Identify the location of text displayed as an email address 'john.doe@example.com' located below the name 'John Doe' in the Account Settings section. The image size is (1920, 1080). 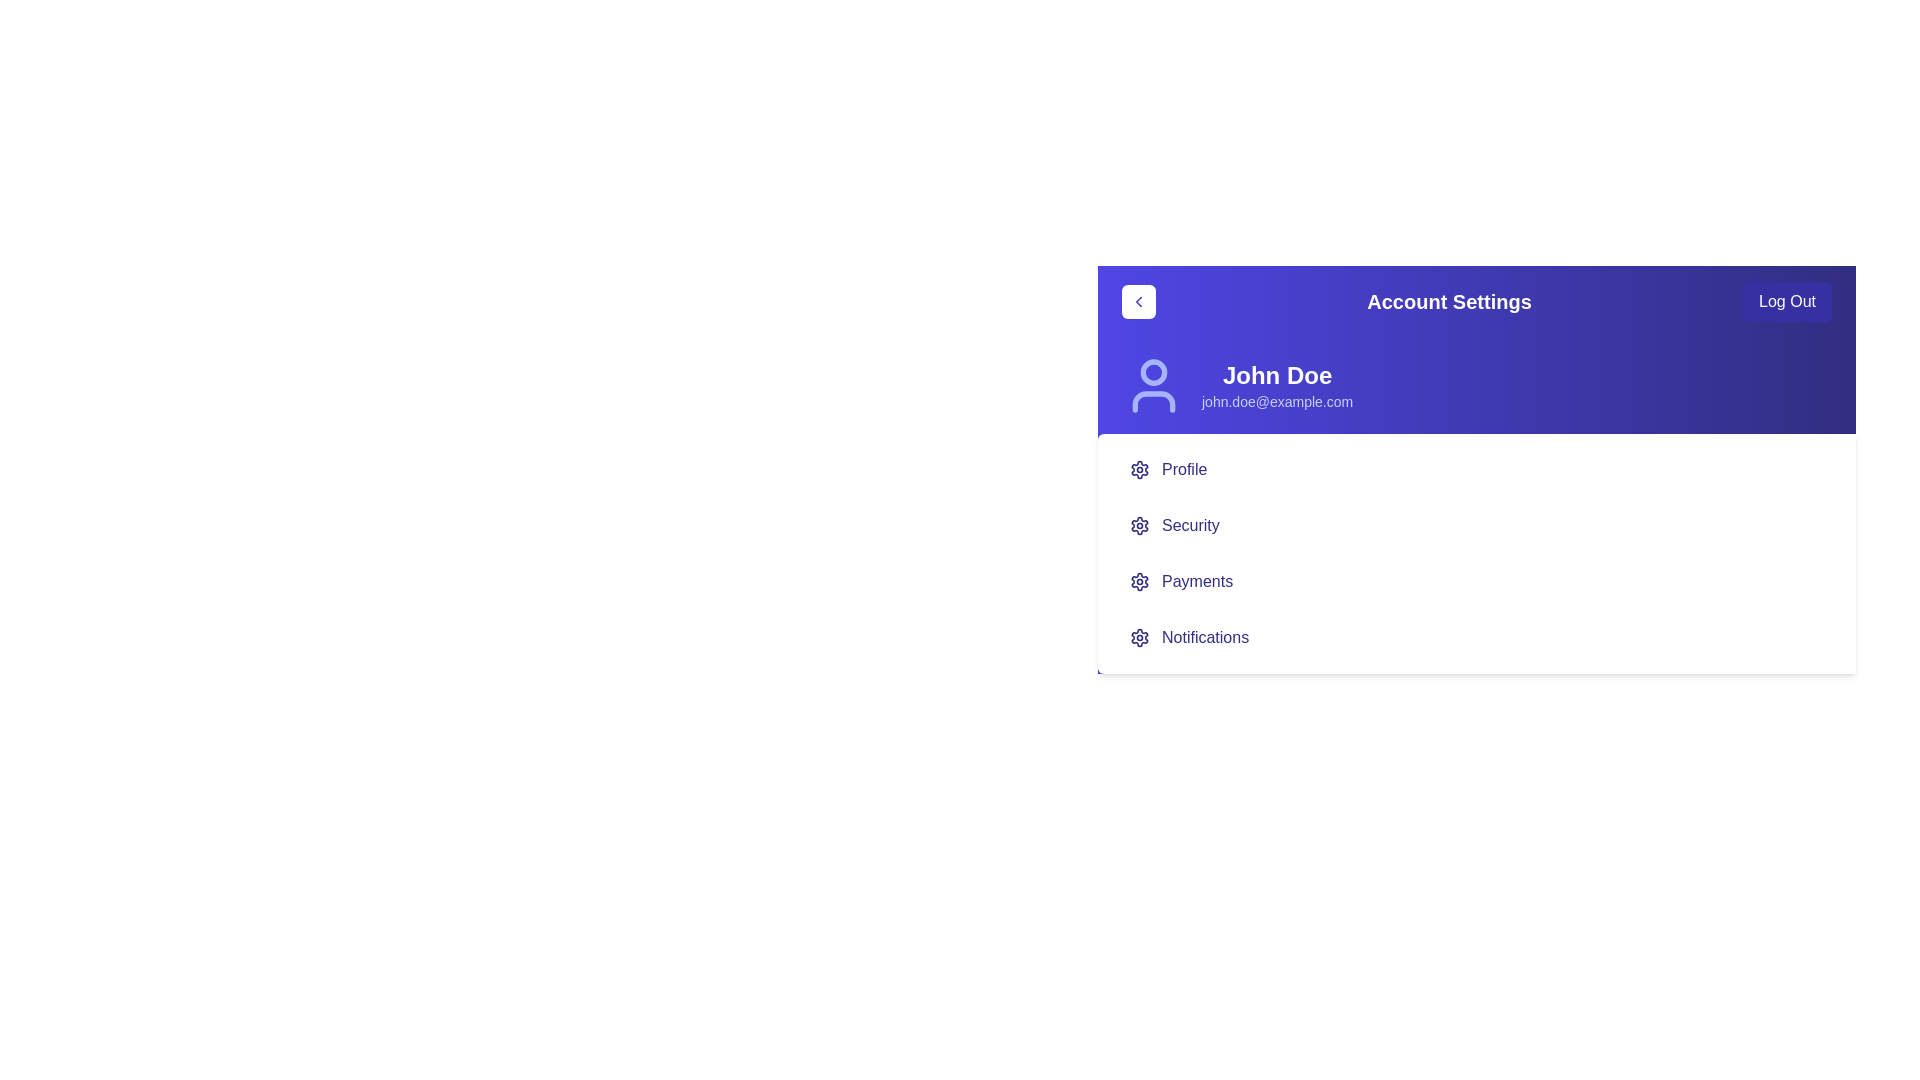
(1276, 401).